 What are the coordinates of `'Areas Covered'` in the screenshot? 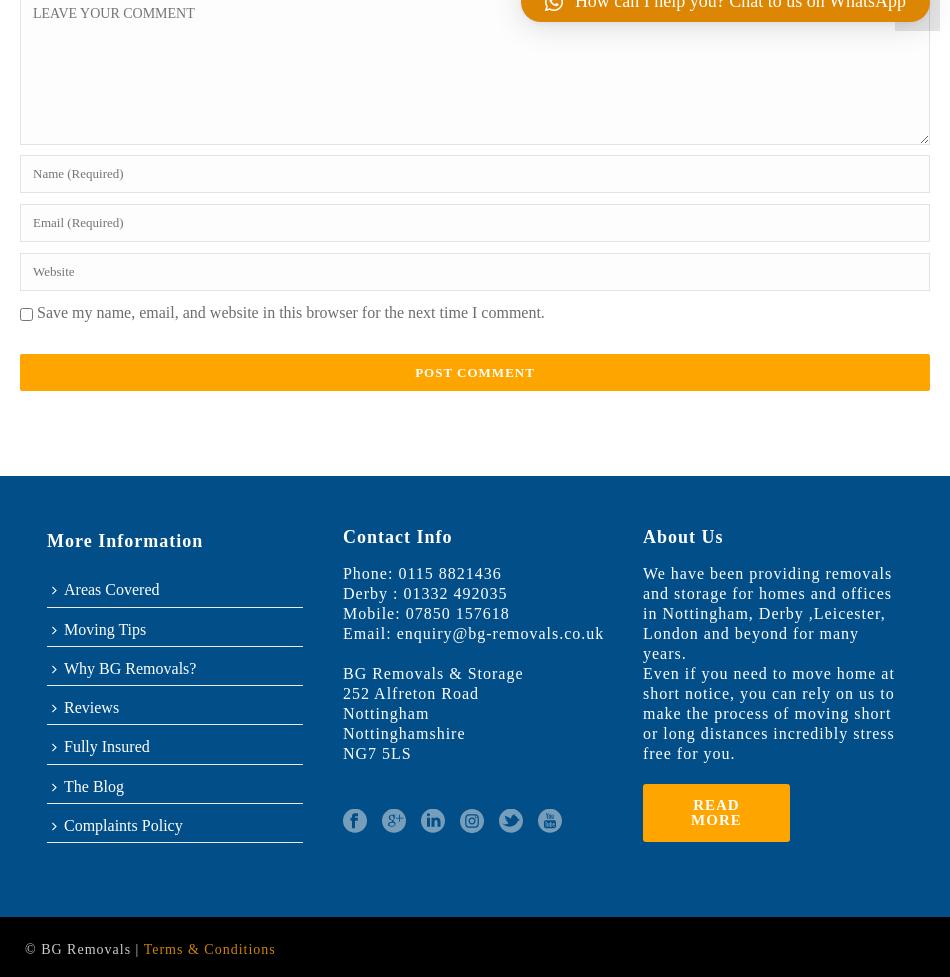 It's located at (64, 588).